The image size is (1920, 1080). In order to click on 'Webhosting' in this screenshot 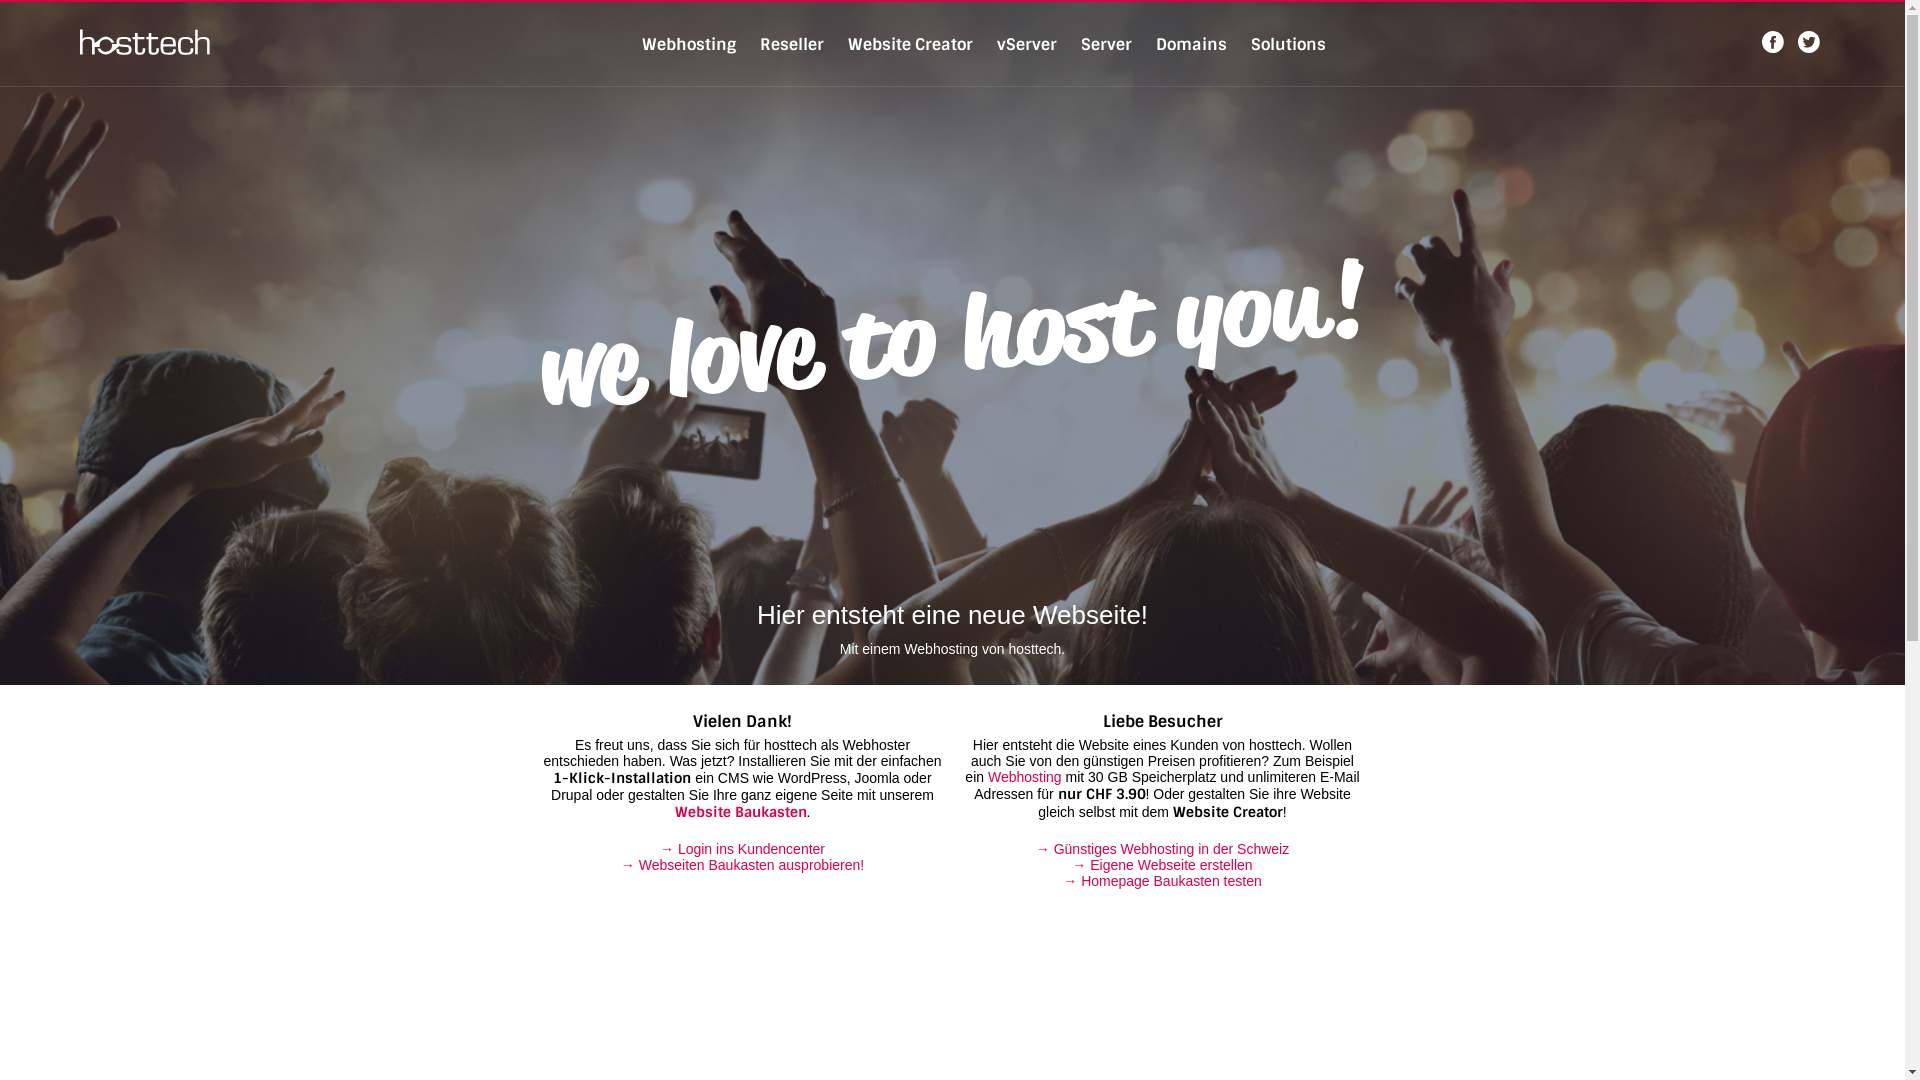, I will do `click(689, 44)`.